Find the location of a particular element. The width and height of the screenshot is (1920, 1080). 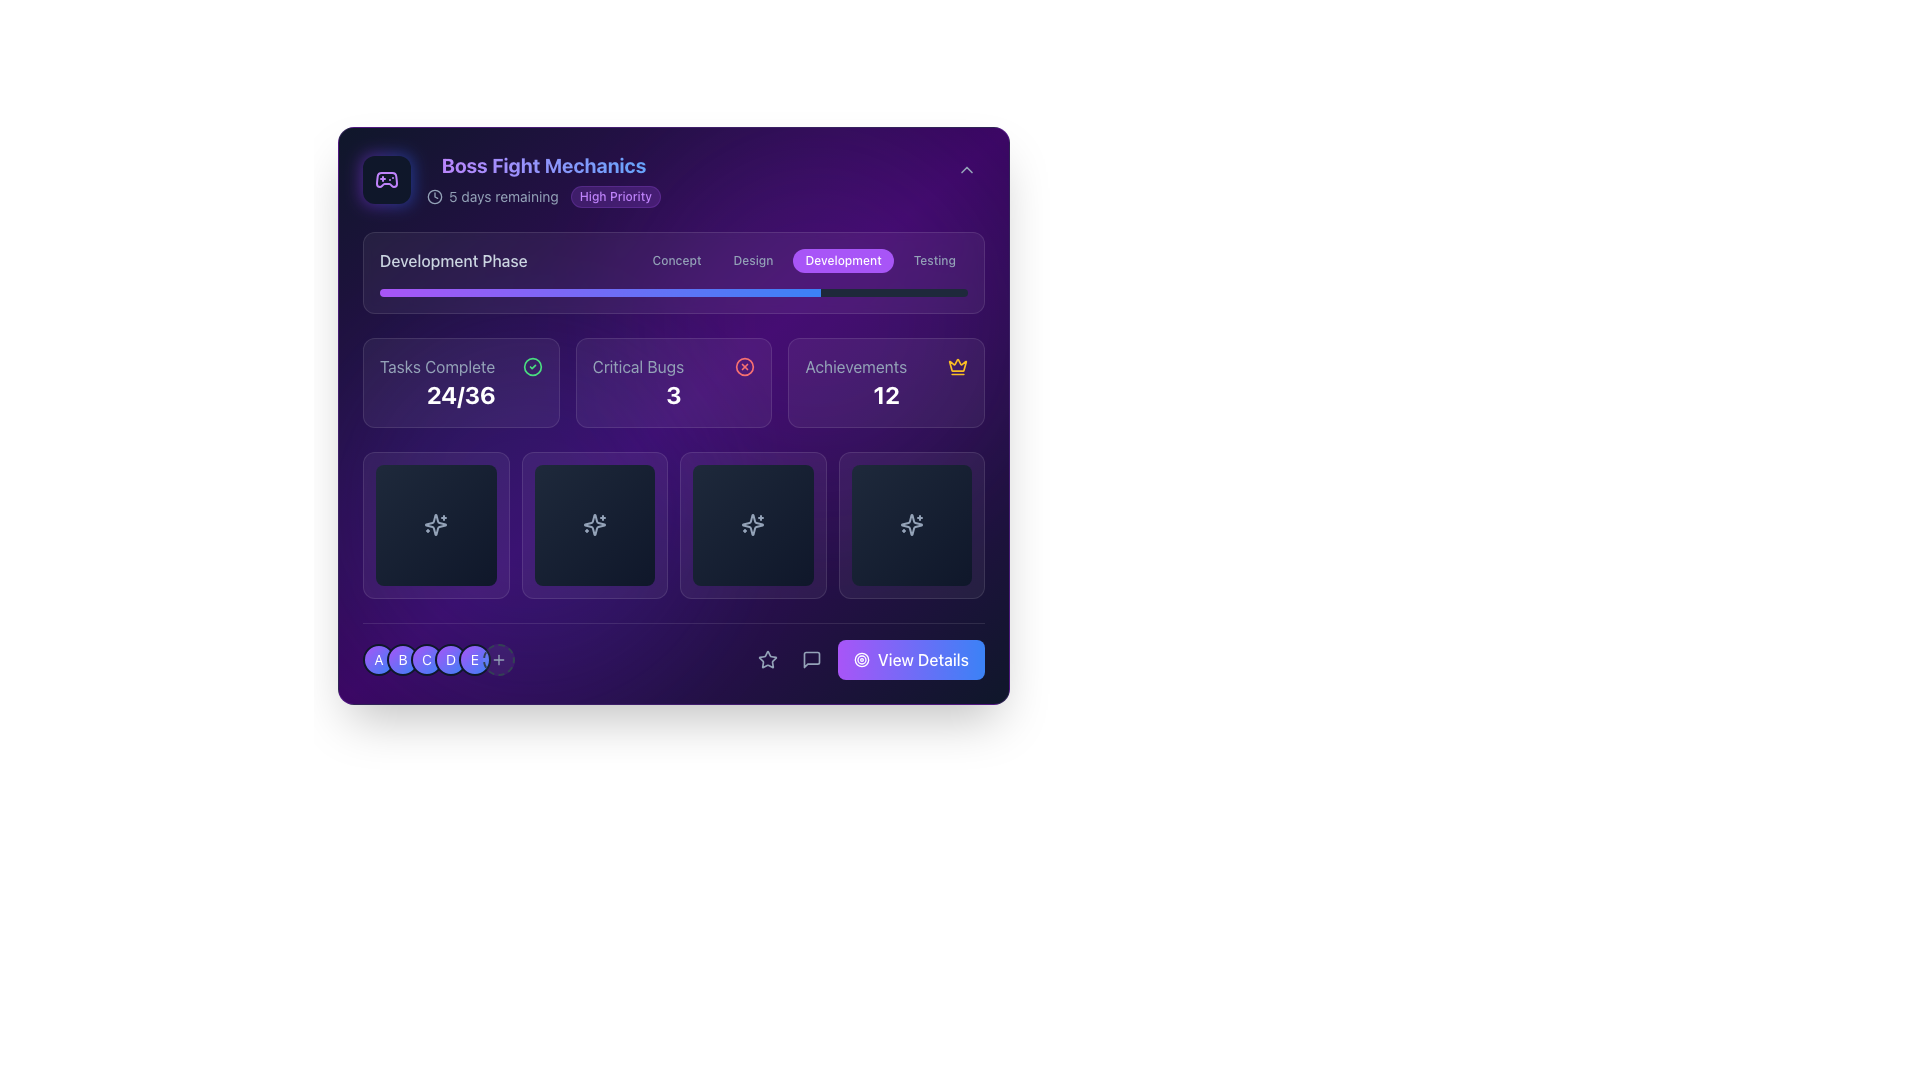

the completion indicator icon located to the right of 'Tasks Complete' and above the progress indicator '24/36' is located at coordinates (532, 366).